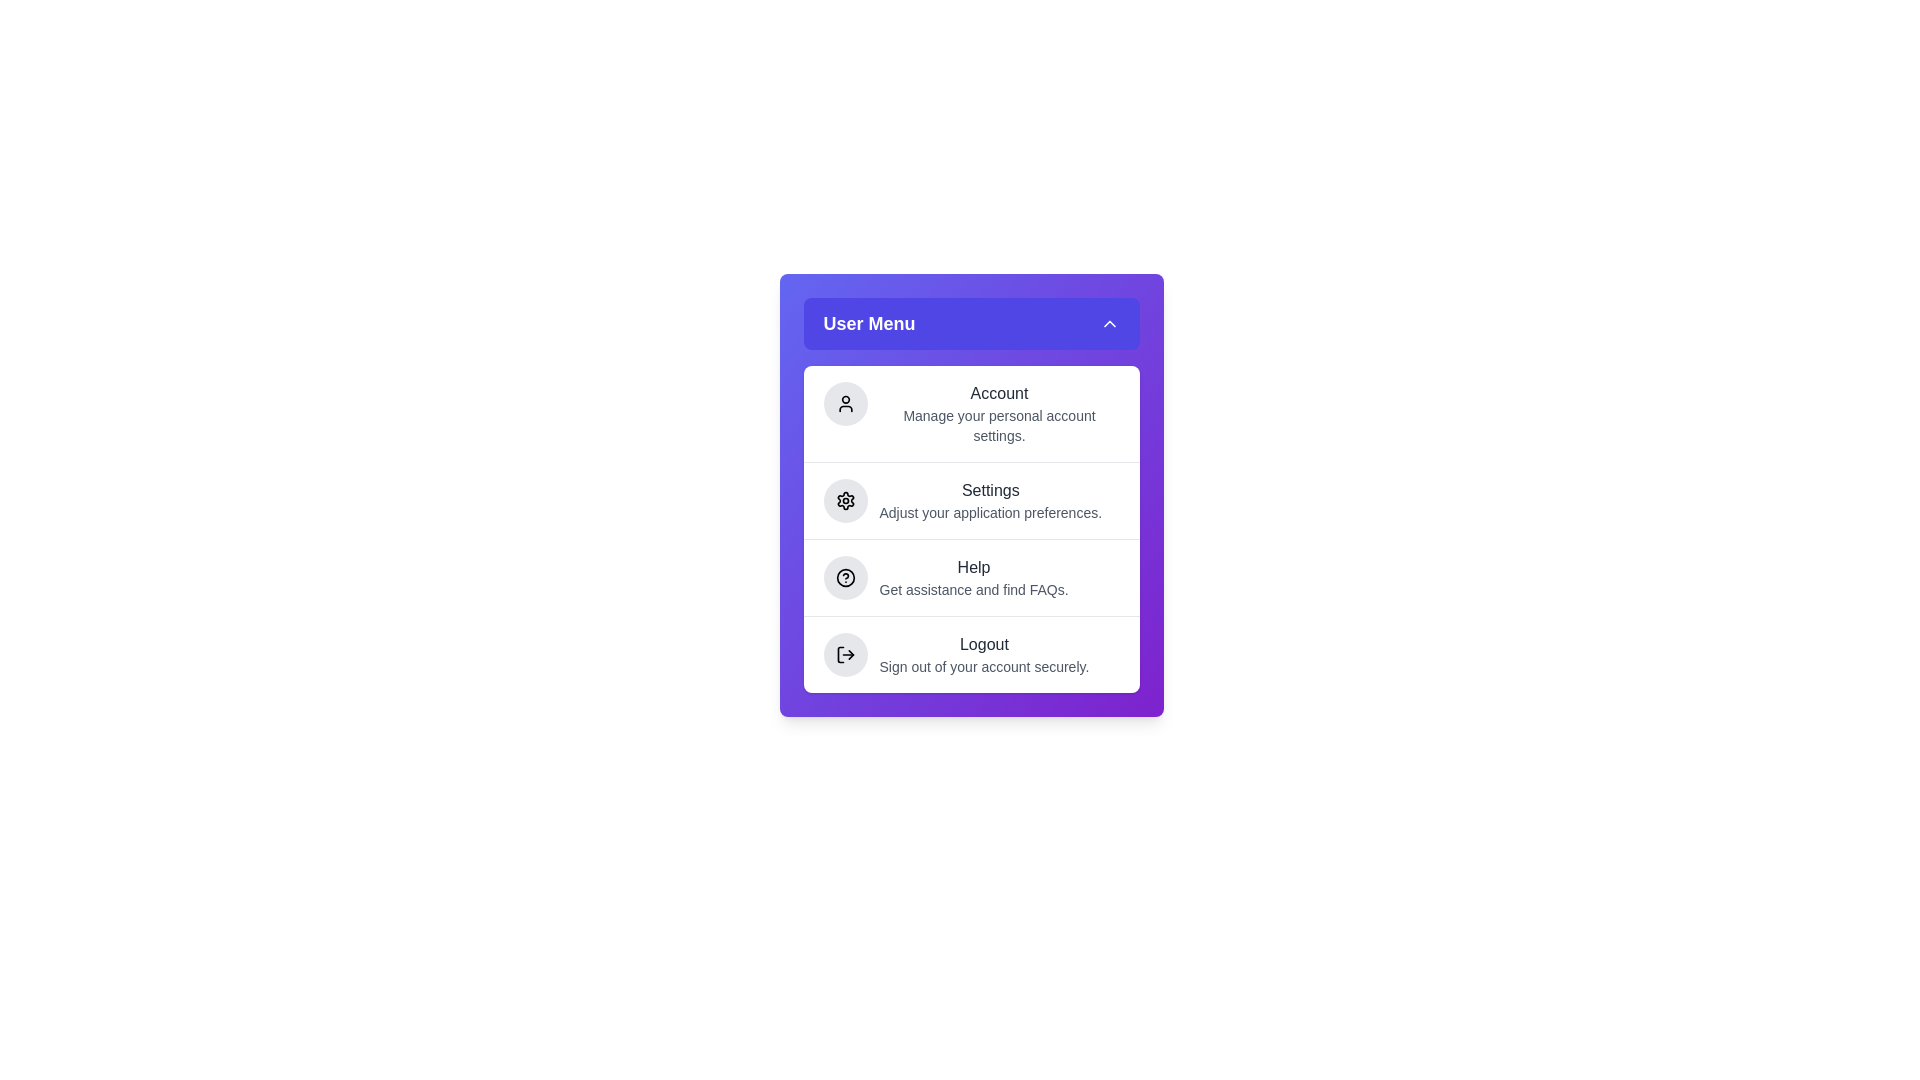 Image resolution: width=1920 pixels, height=1080 pixels. Describe the element at coordinates (971, 654) in the screenshot. I see `the menu item Logout to view its highlight effect` at that location.